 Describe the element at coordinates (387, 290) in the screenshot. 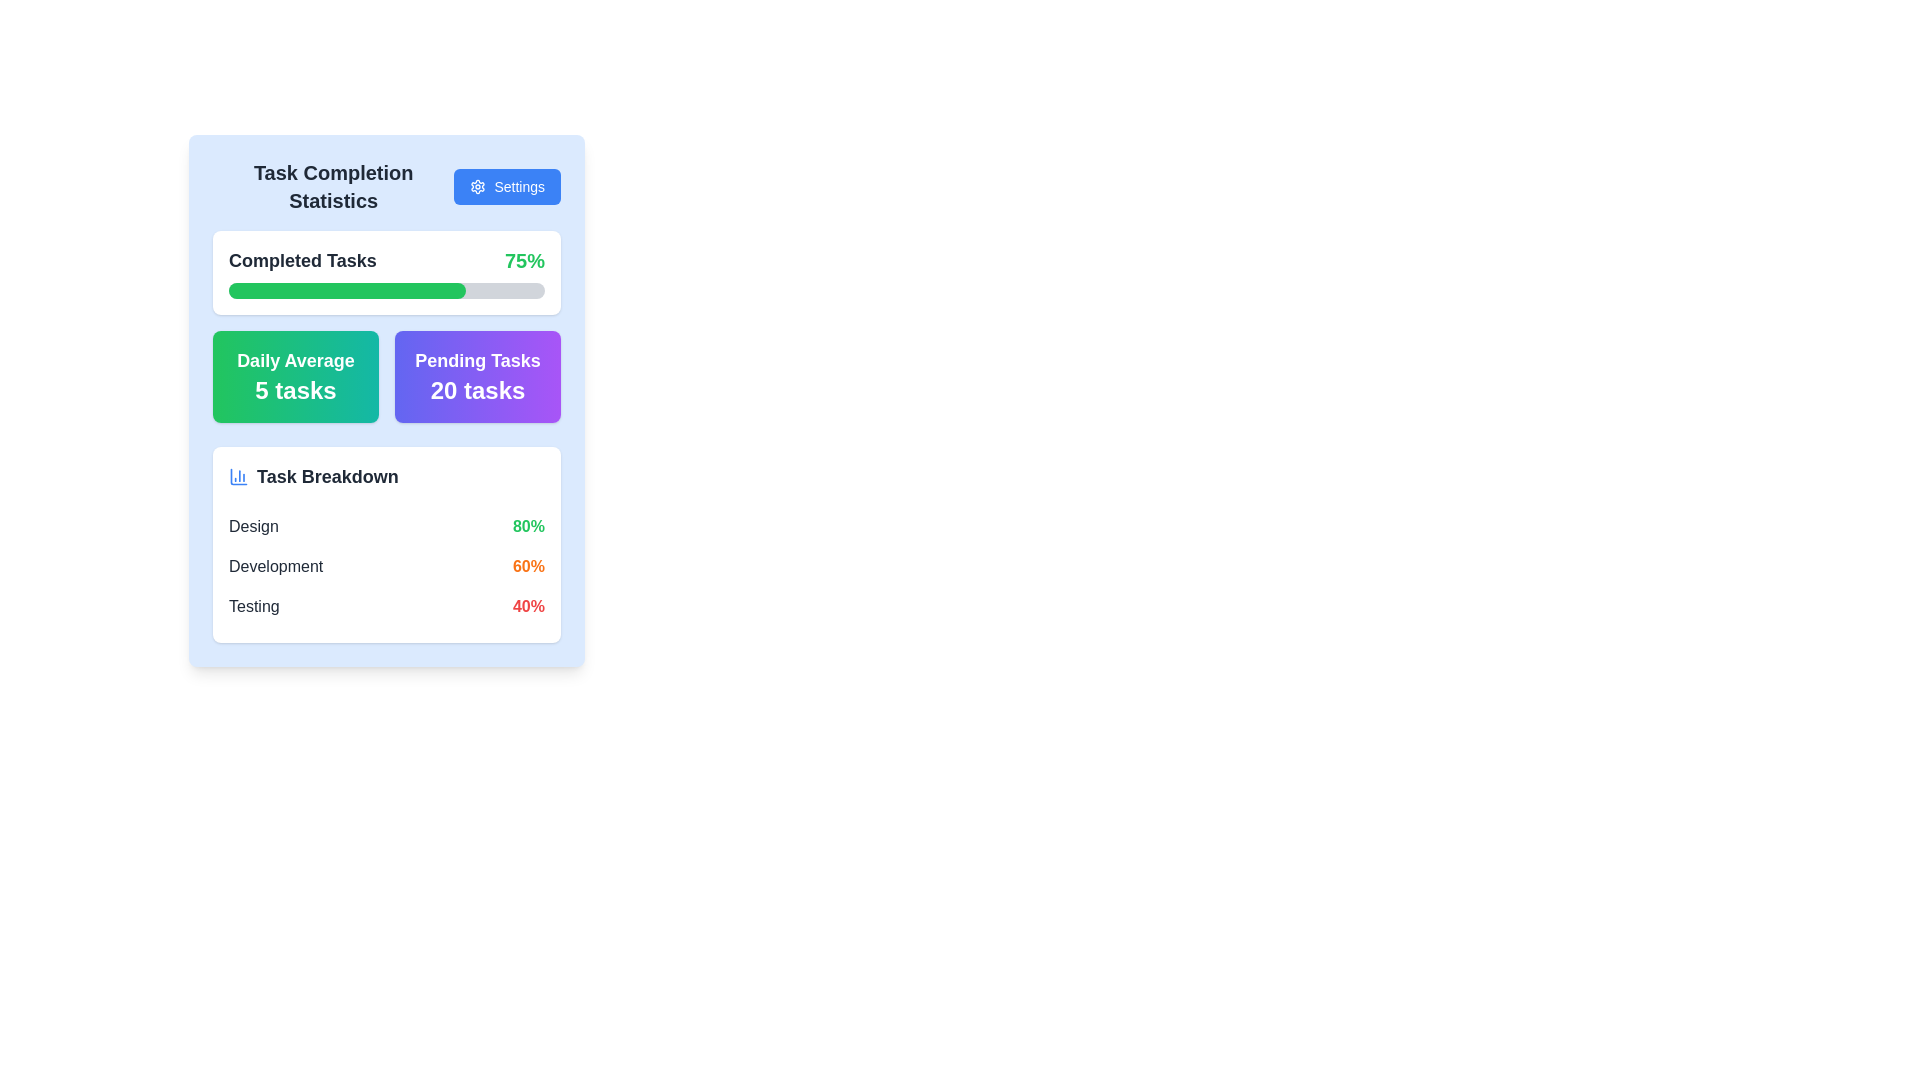

I see `the horizontal progress bar with a gray background and green filling, located within the 'Completed Tasks' card, directly below the text 'Completed Tasks' and '75%'` at that location.